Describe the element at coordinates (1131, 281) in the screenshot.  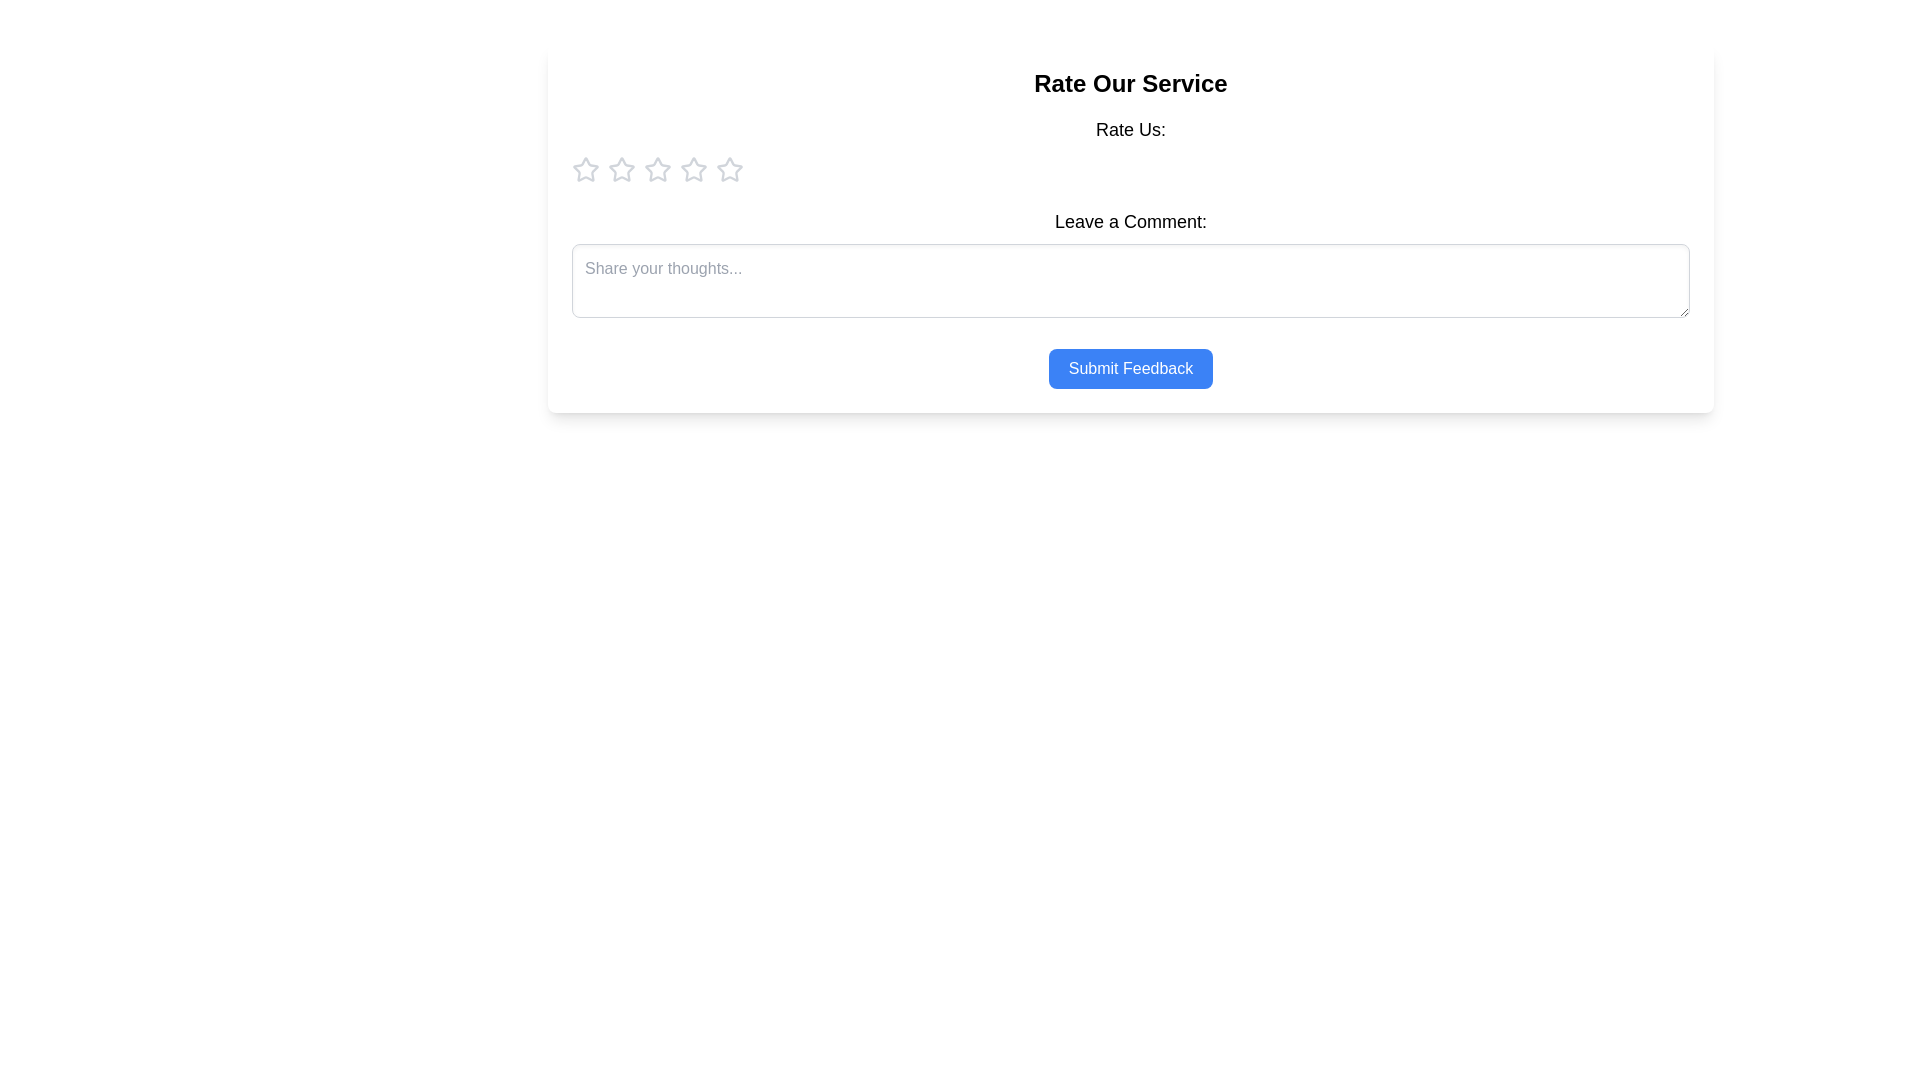
I see `the text area and type a comment` at that location.